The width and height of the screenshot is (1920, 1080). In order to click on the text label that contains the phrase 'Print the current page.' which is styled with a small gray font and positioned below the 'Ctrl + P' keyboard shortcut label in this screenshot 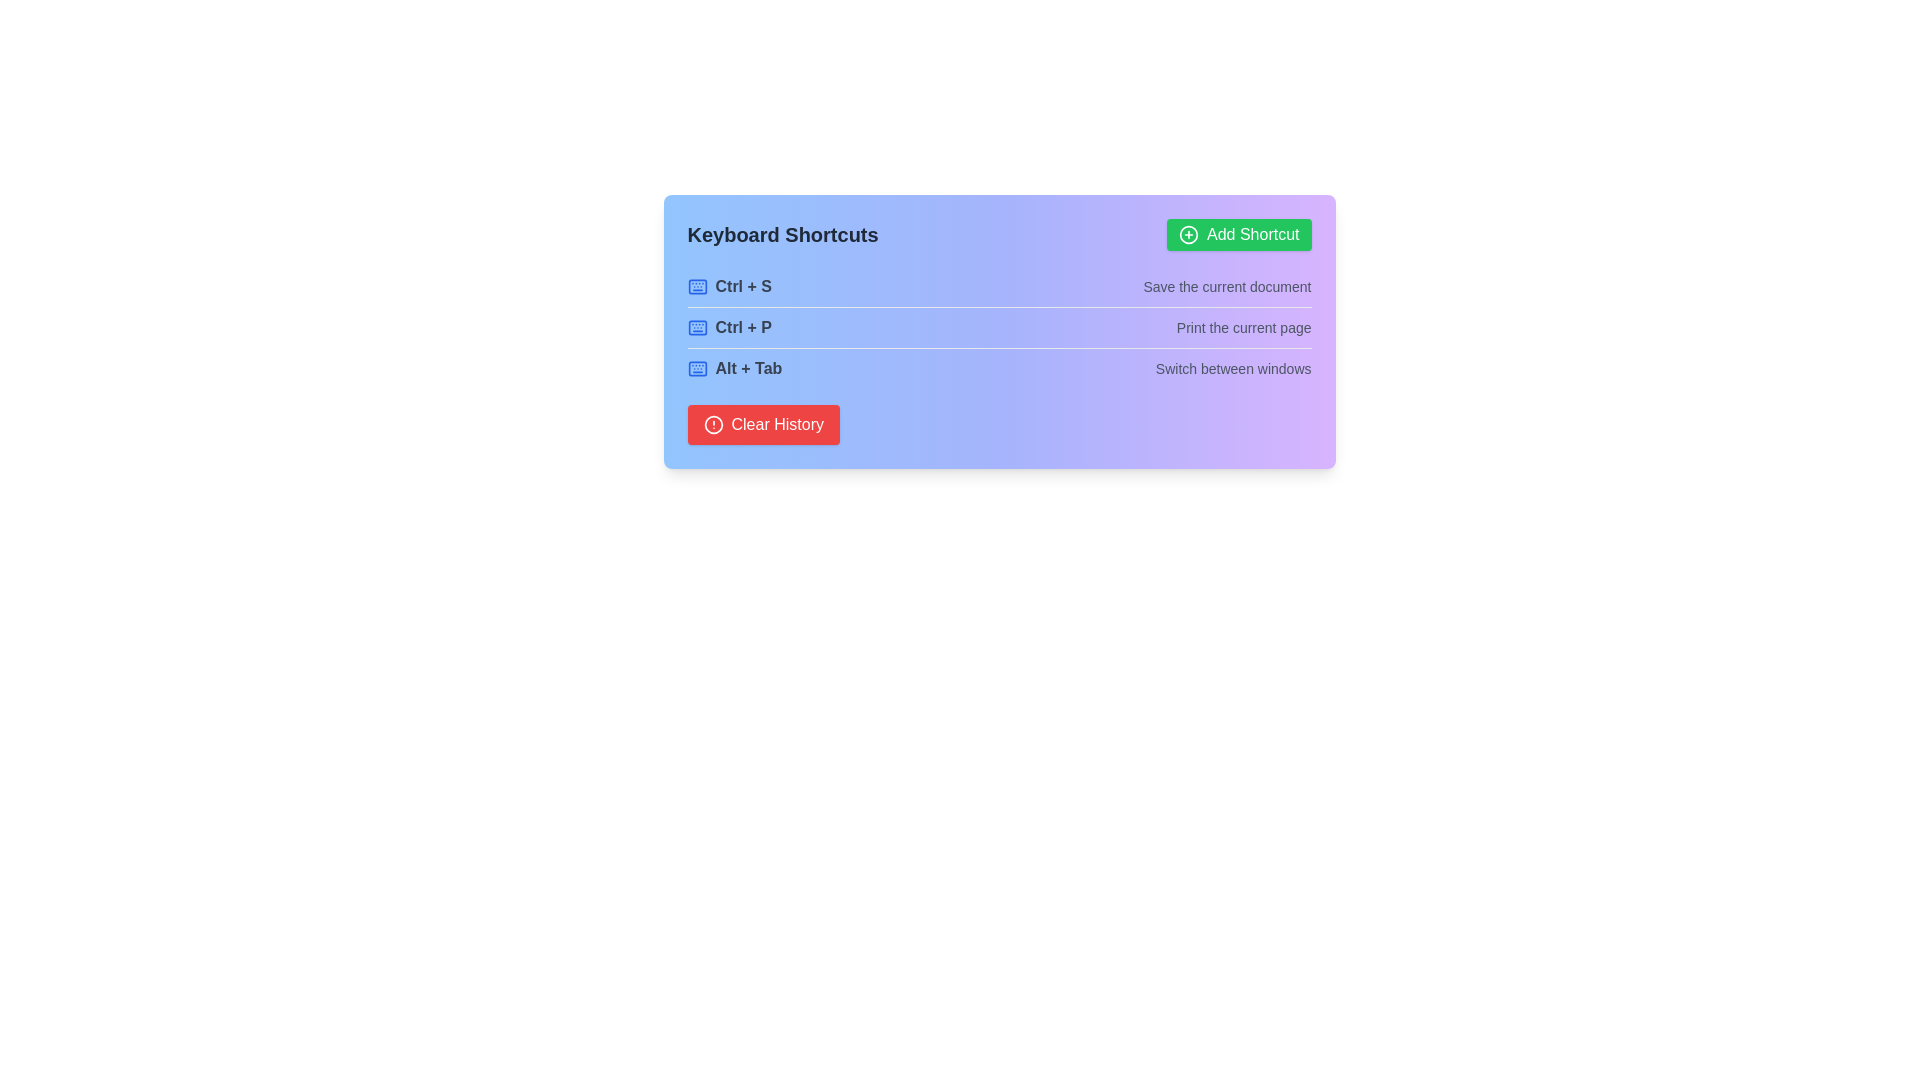, I will do `click(1243, 326)`.